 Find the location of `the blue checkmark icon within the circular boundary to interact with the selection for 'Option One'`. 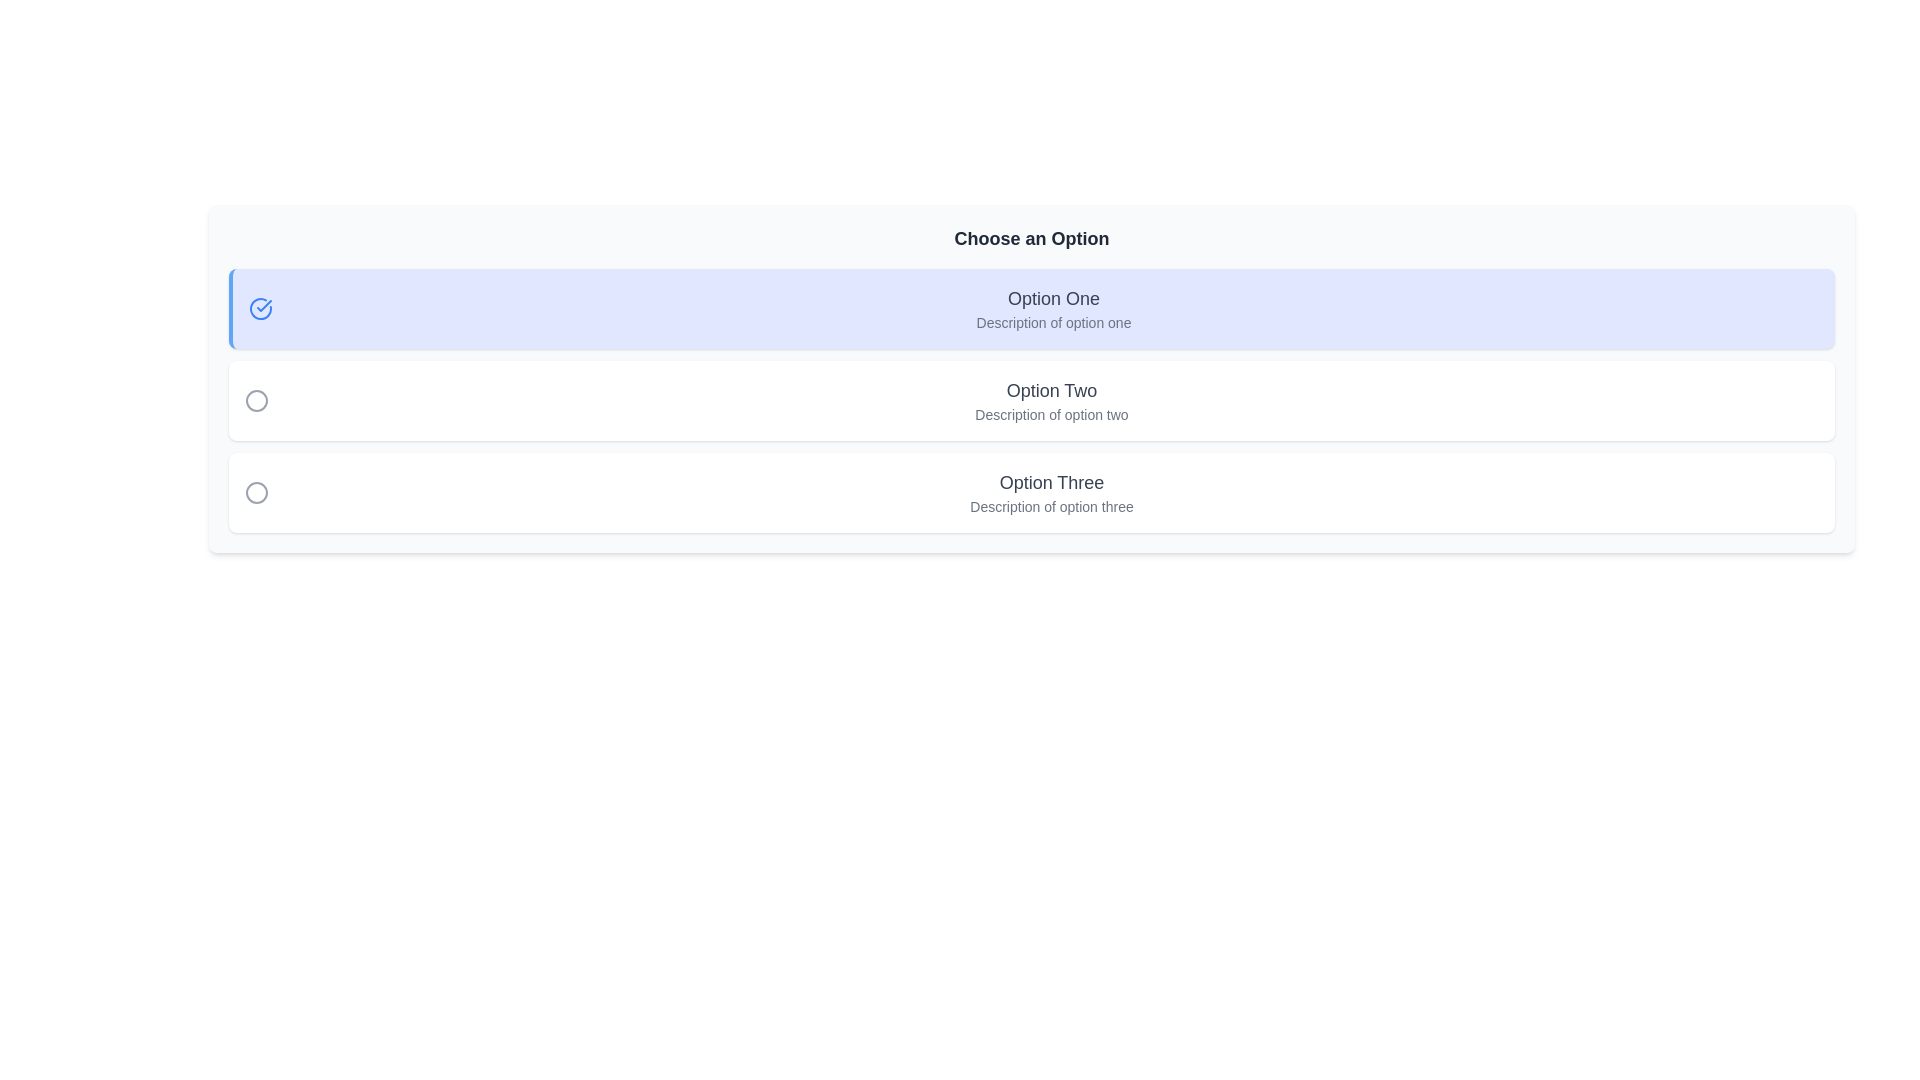

the blue checkmark icon within the circular boundary to interact with the selection for 'Option One' is located at coordinates (263, 305).